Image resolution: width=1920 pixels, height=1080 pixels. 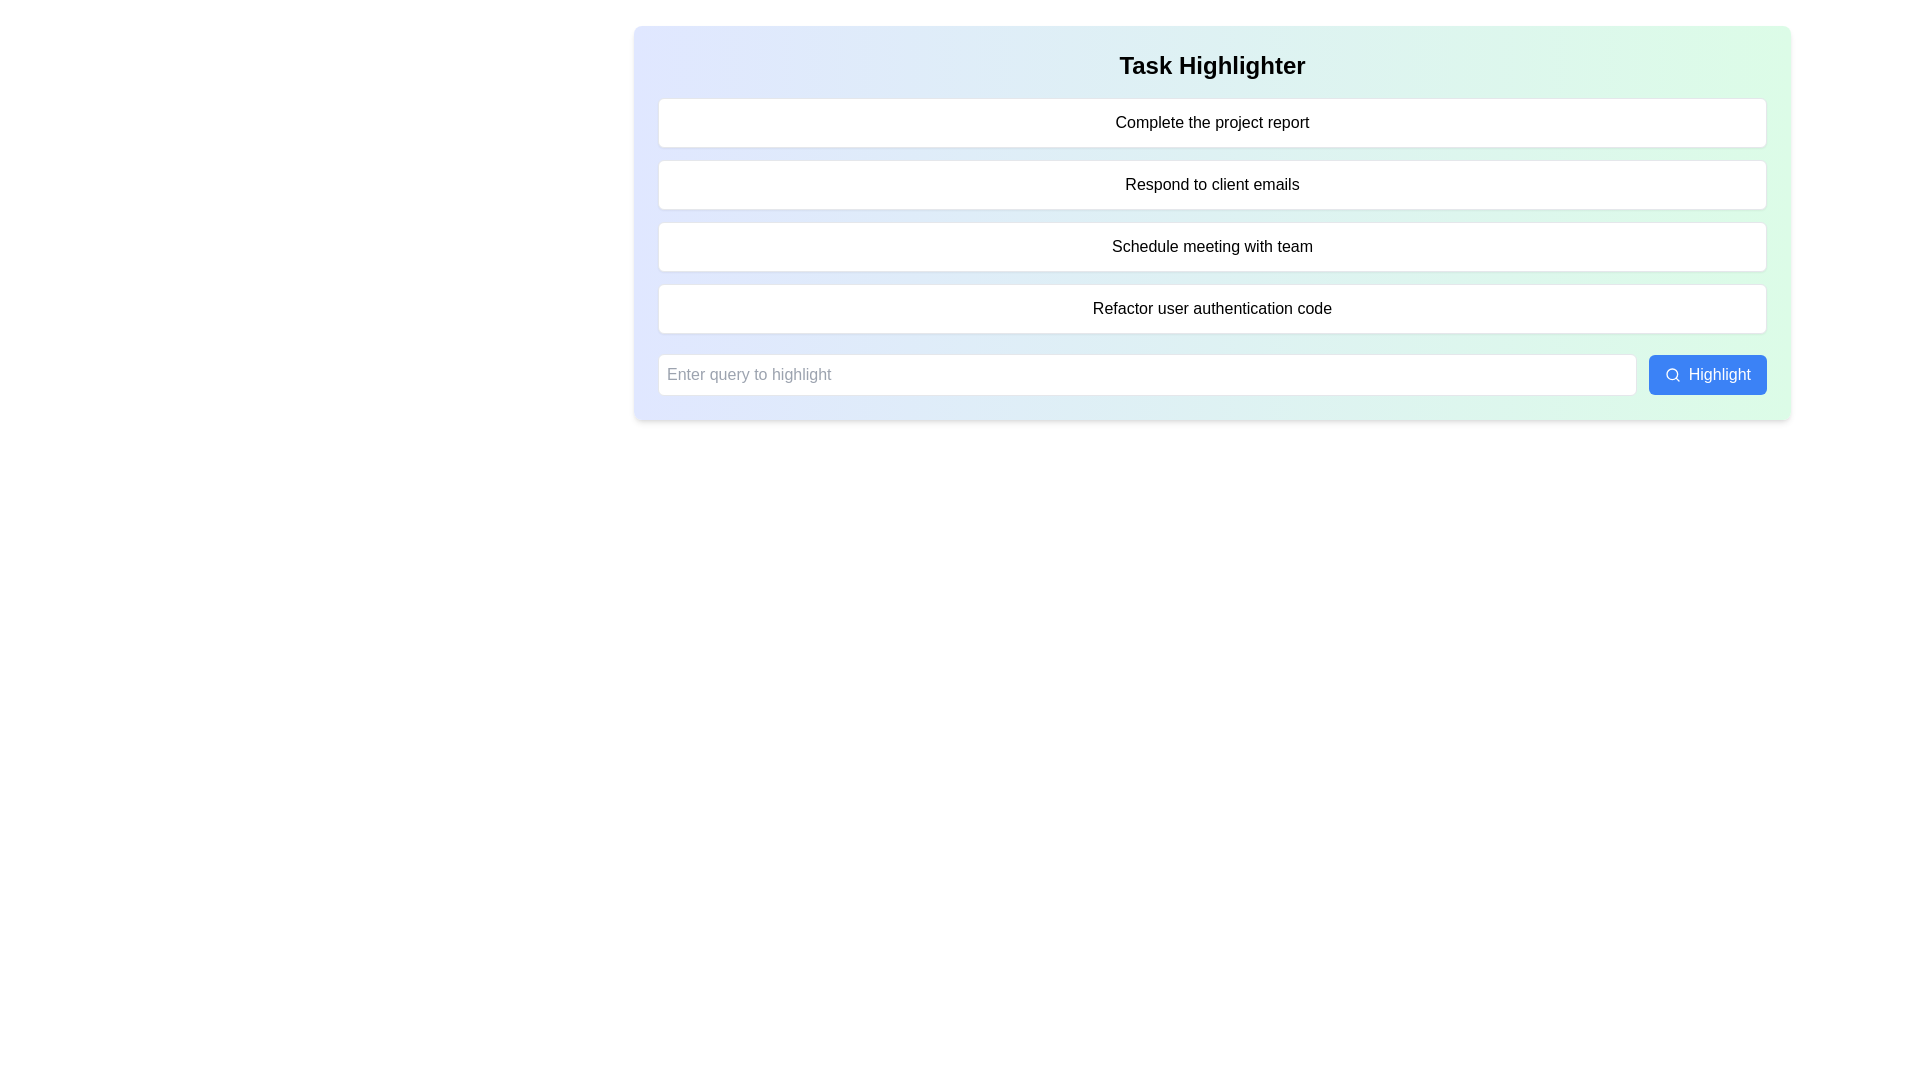 I want to click on the first task item labeled 'Complete the project report', which is a rectangular element with rounded corners and a light background, positioned below the 'Task Highlighter' heading, so click(x=1211, y=123).